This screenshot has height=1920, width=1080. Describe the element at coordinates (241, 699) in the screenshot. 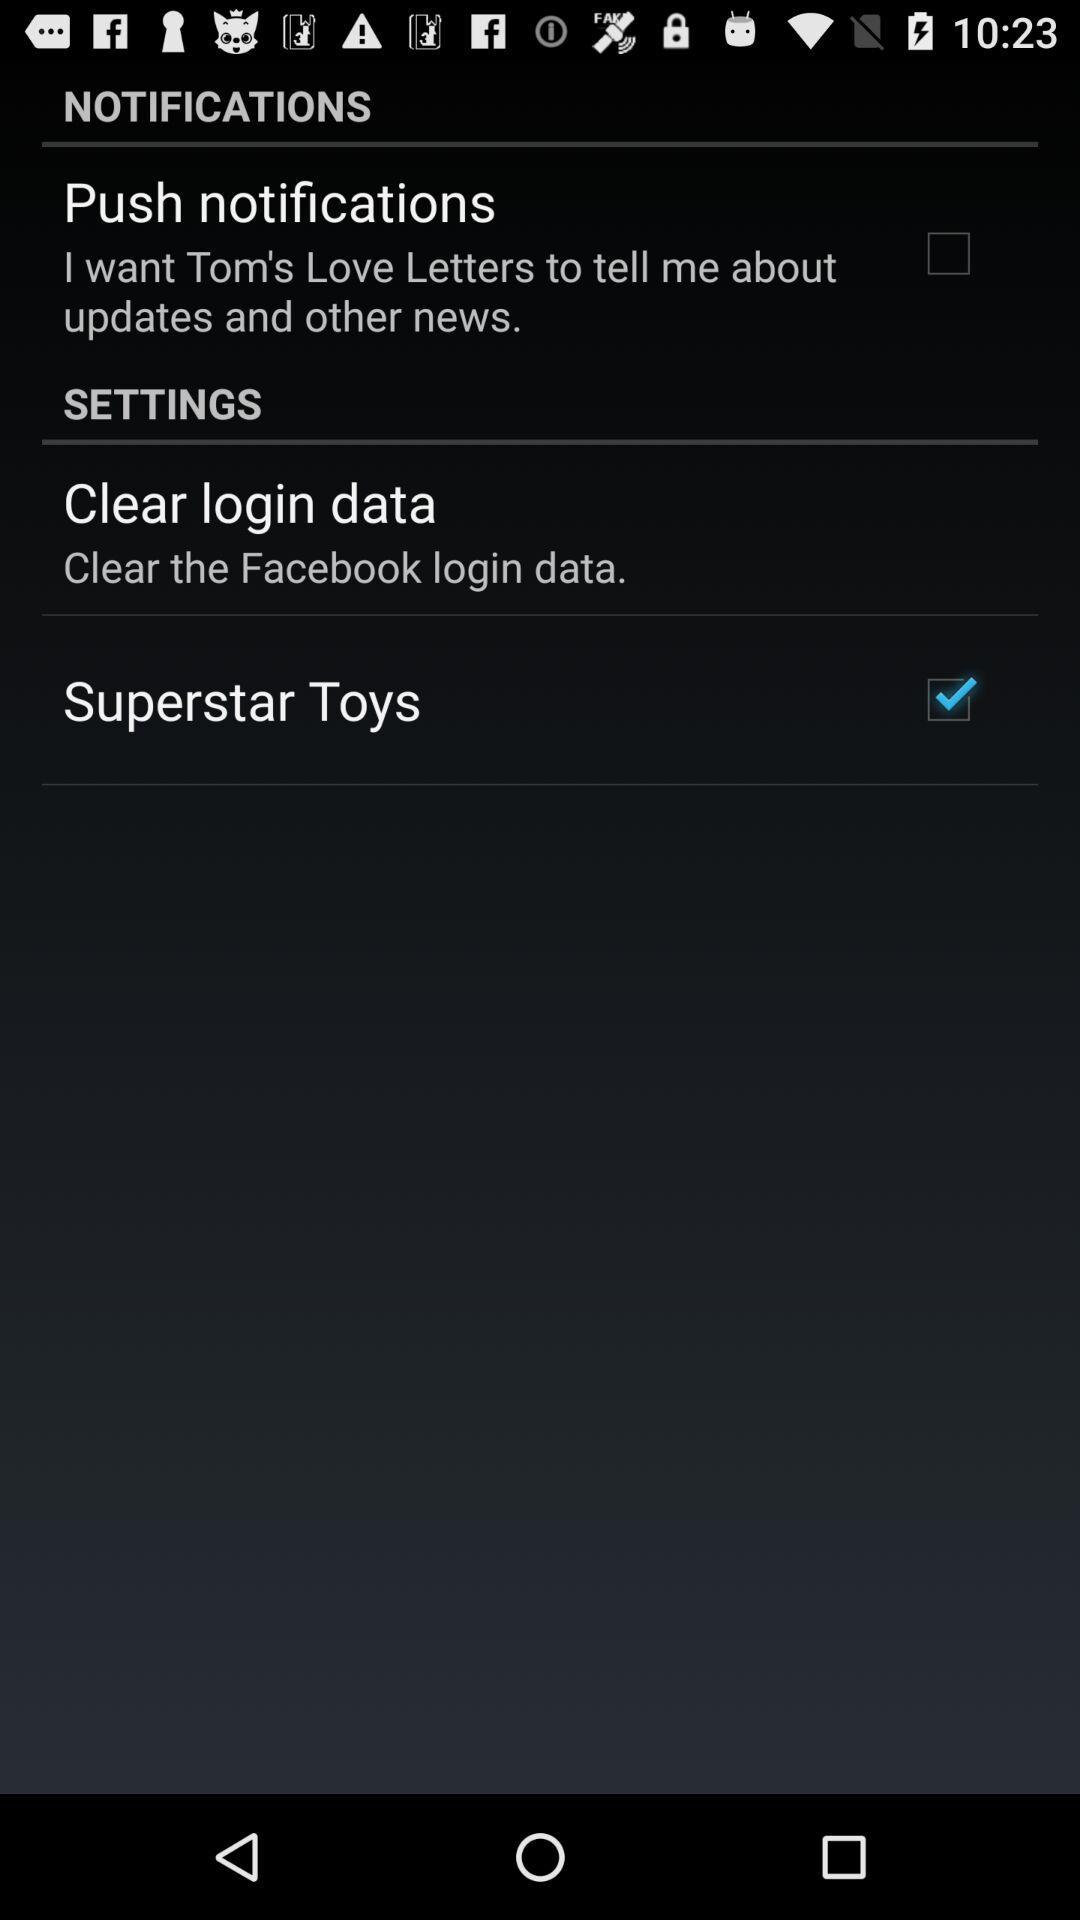

I see `icon below the clear the facebook icon` at that location.